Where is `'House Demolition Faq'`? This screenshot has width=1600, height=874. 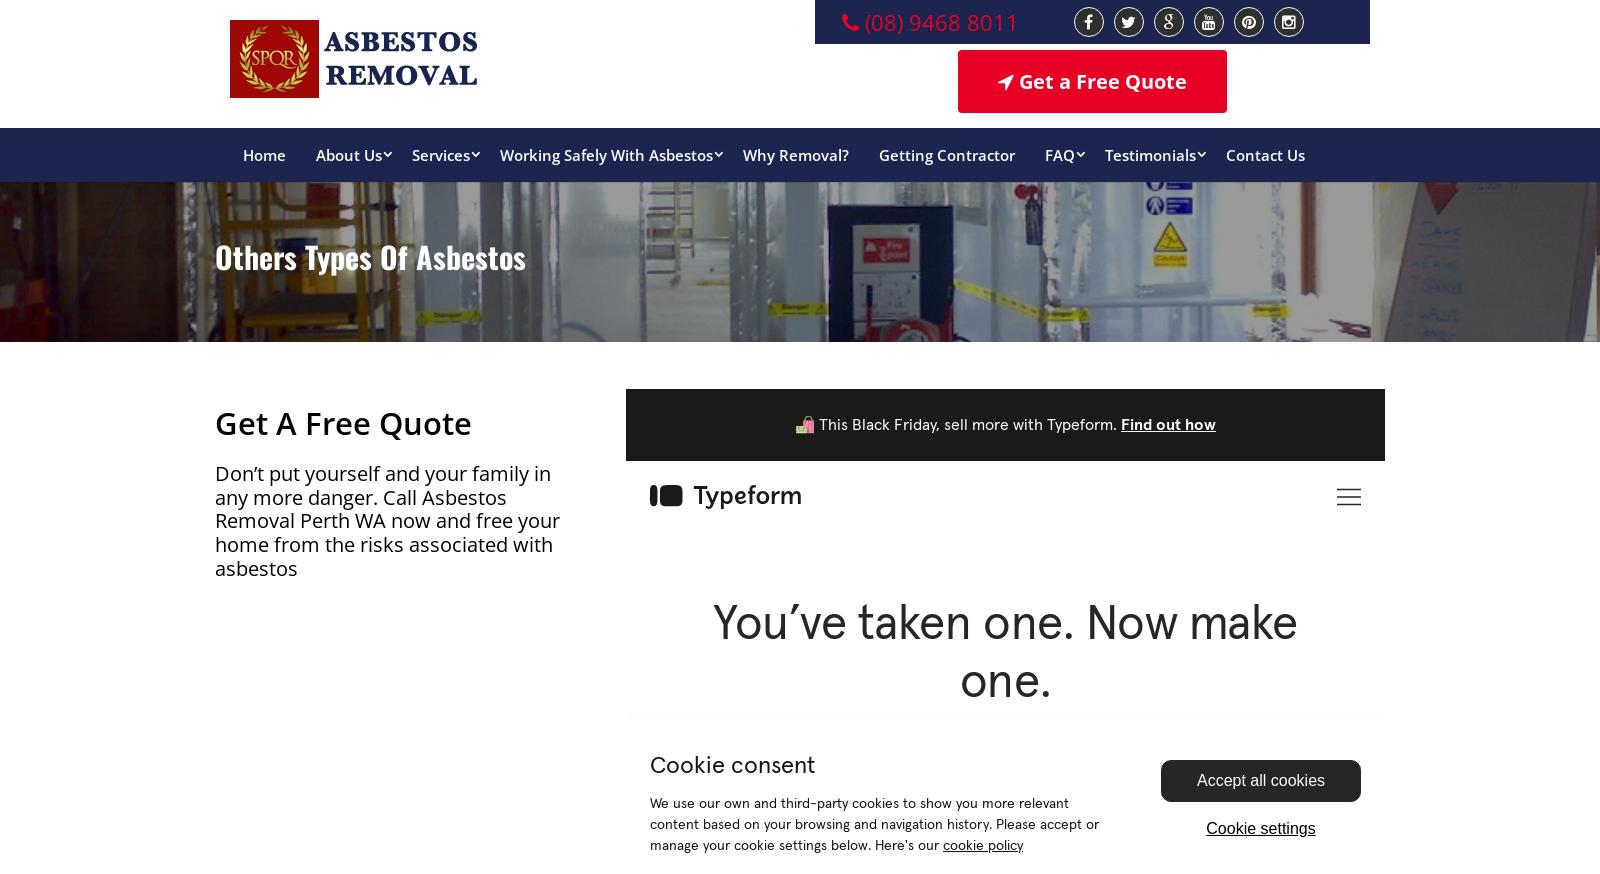 'House Demolition Faq' is located at coordinates (756, 659).